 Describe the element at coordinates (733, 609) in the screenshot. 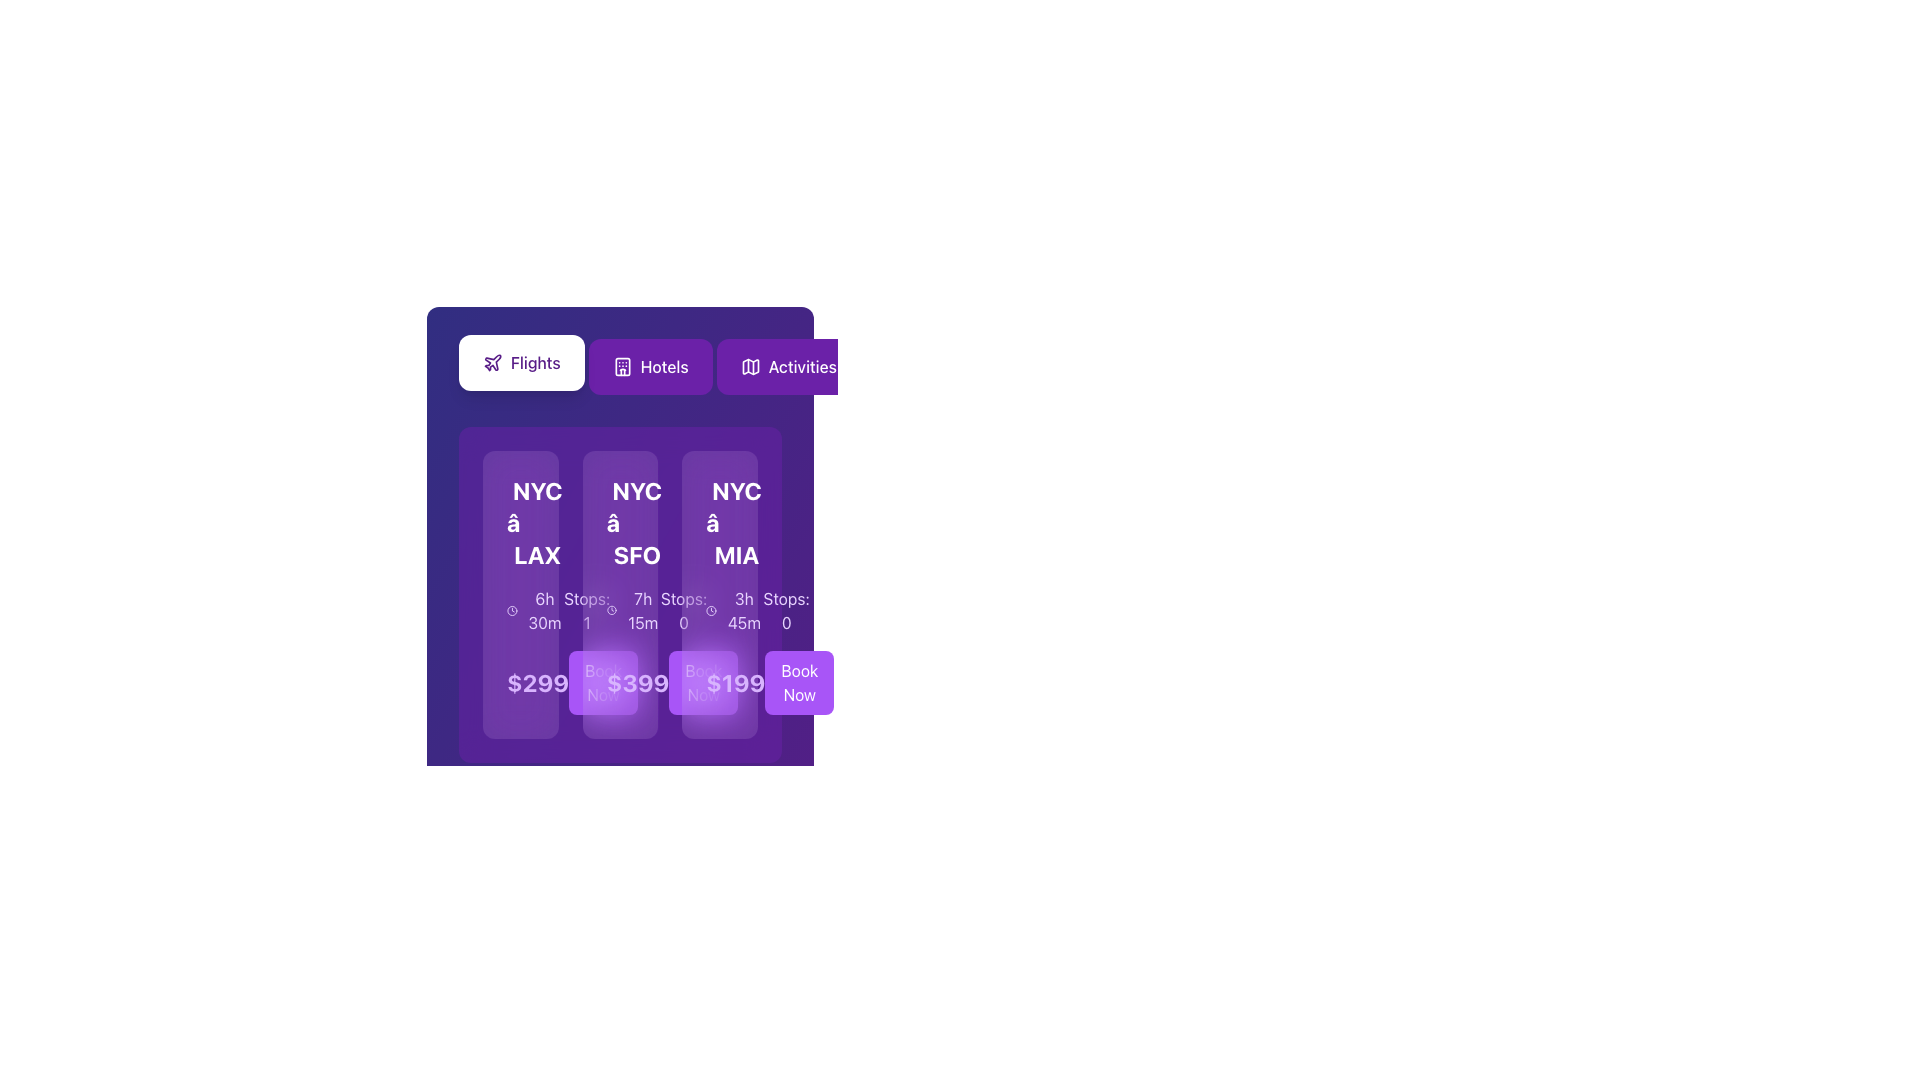

I see `displayed duration of the flight, which is shown as a text label with an associated icon, located in the NYC to MIA flight card in the center-bottom section of the interface` at that location.